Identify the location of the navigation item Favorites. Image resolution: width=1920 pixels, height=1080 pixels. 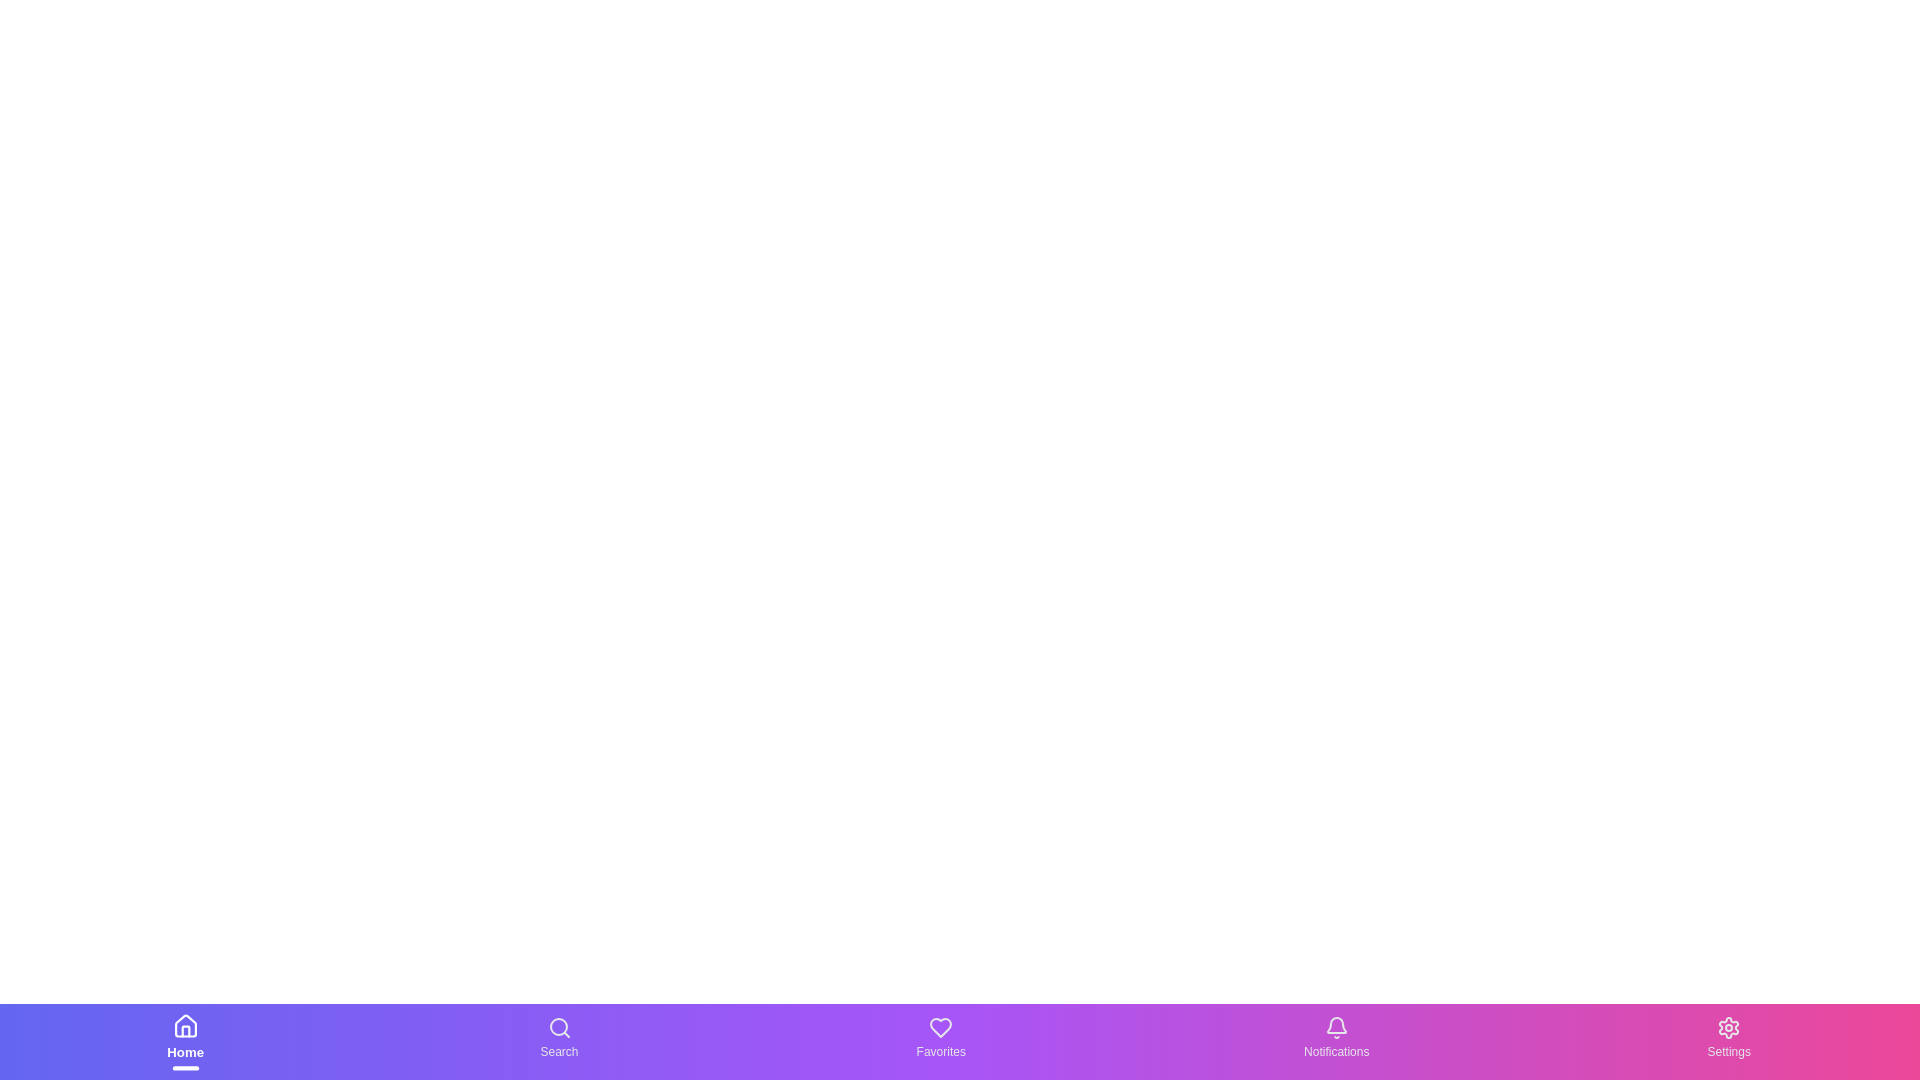
(939, 1040).